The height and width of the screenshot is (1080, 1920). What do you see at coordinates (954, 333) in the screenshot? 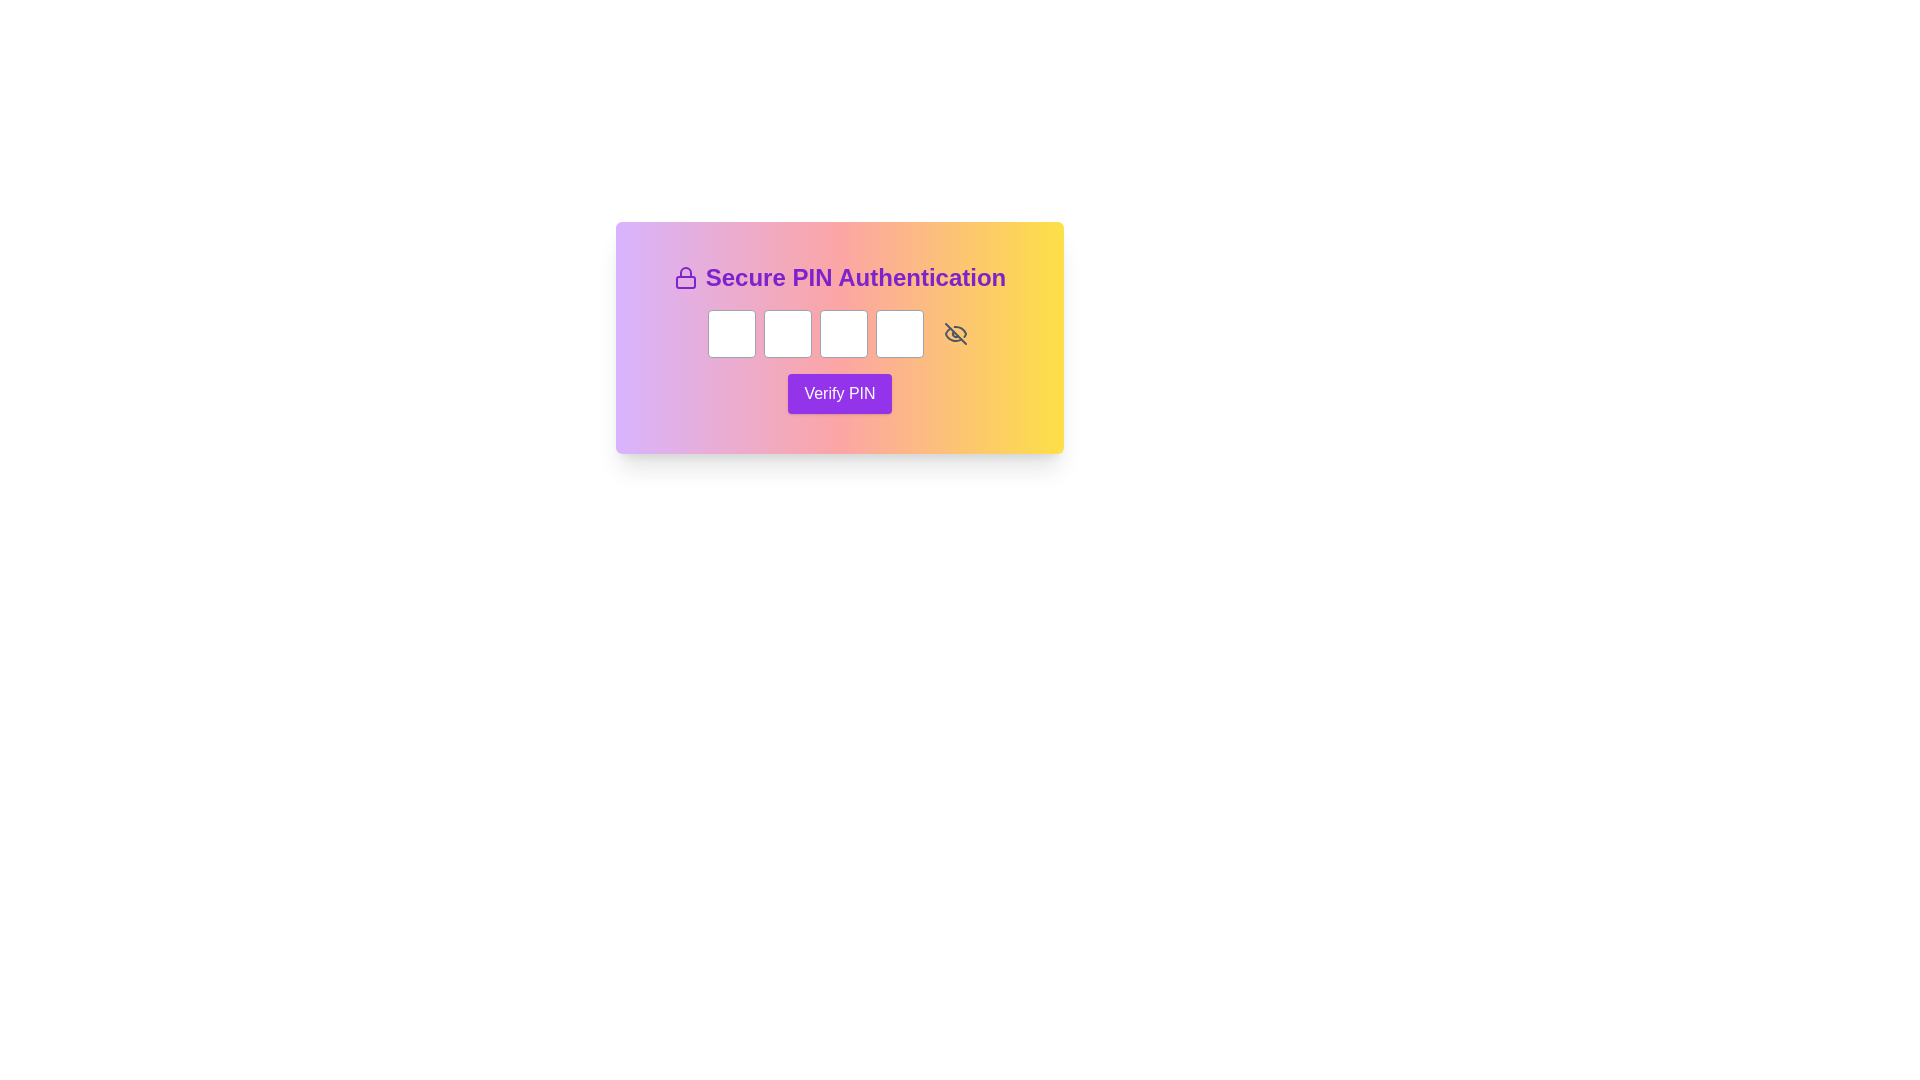
I see `the visibility toggle icon located to the immediate right of the PIN input fields` at bounding box center [954, 333].